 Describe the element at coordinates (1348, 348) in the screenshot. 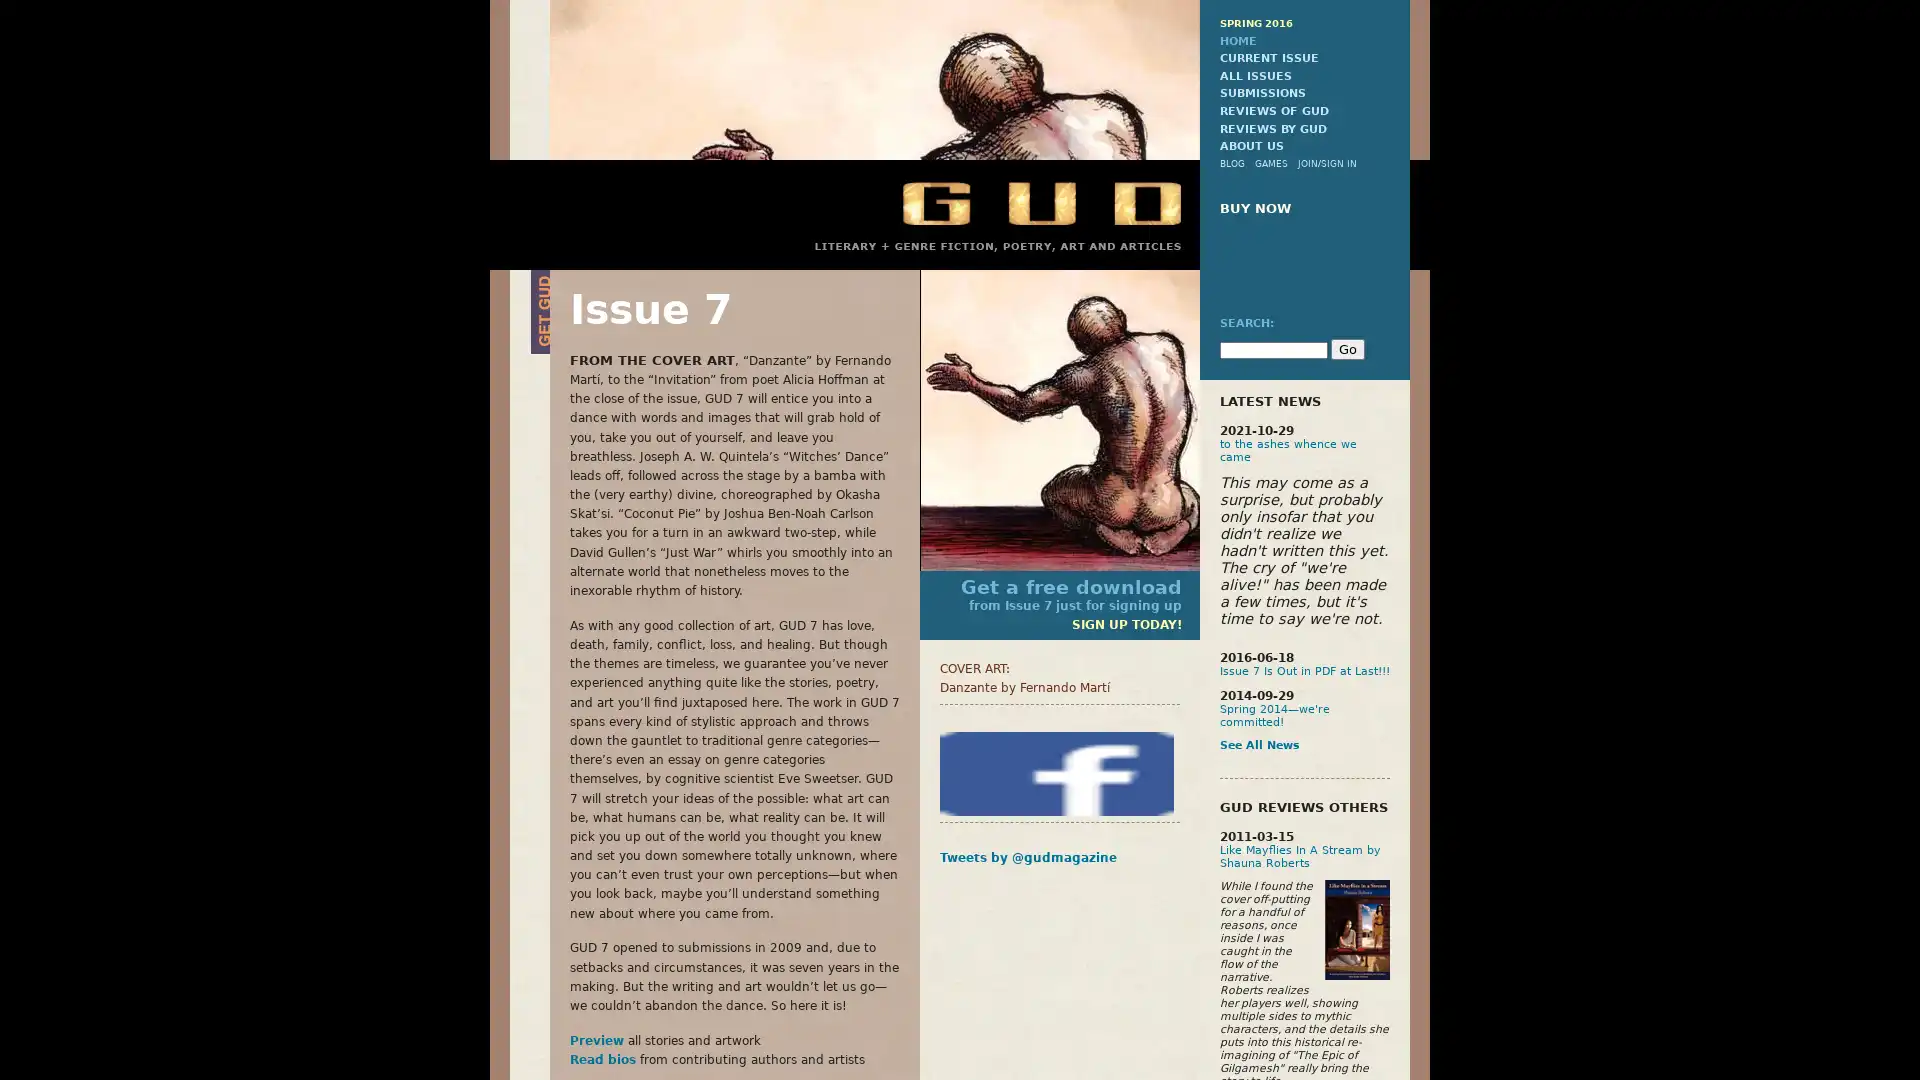

I see `Go` at that location.